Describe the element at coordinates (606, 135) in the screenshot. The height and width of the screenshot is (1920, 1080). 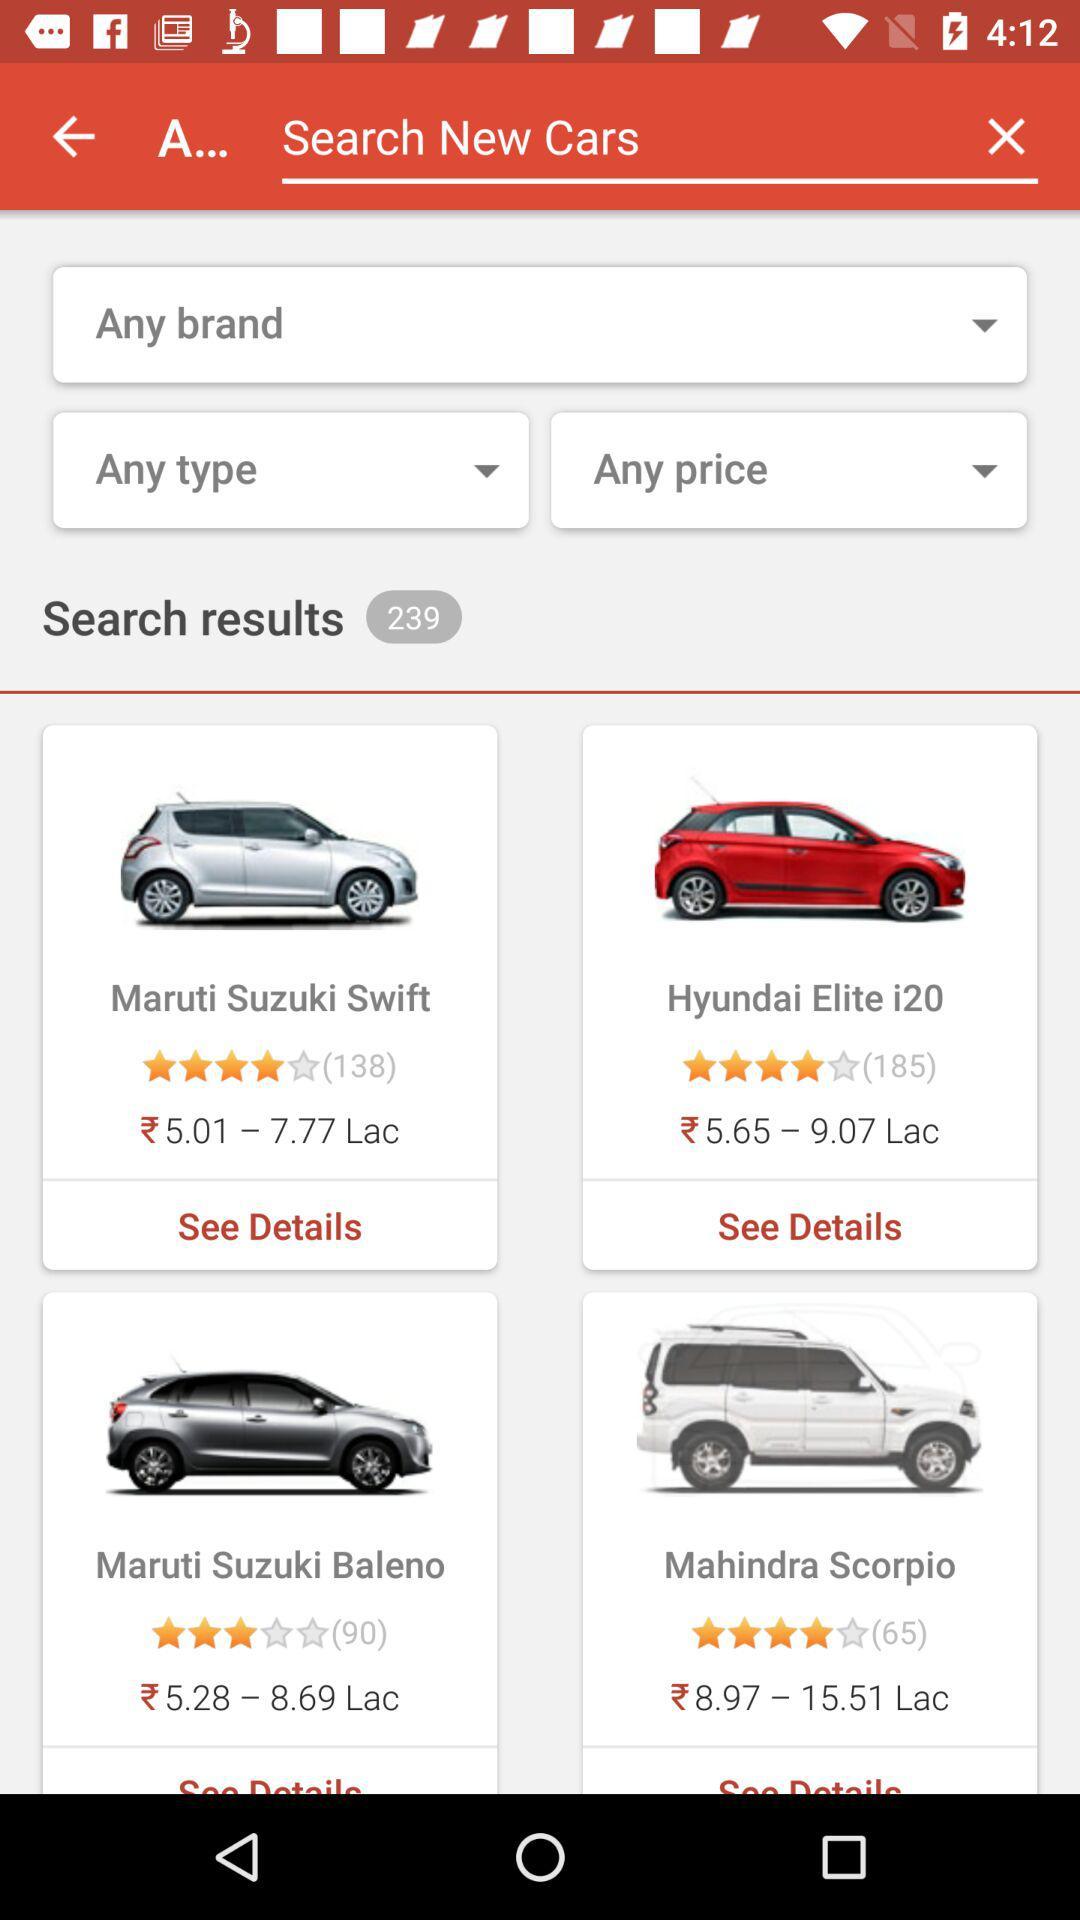
I see `car` at that location.